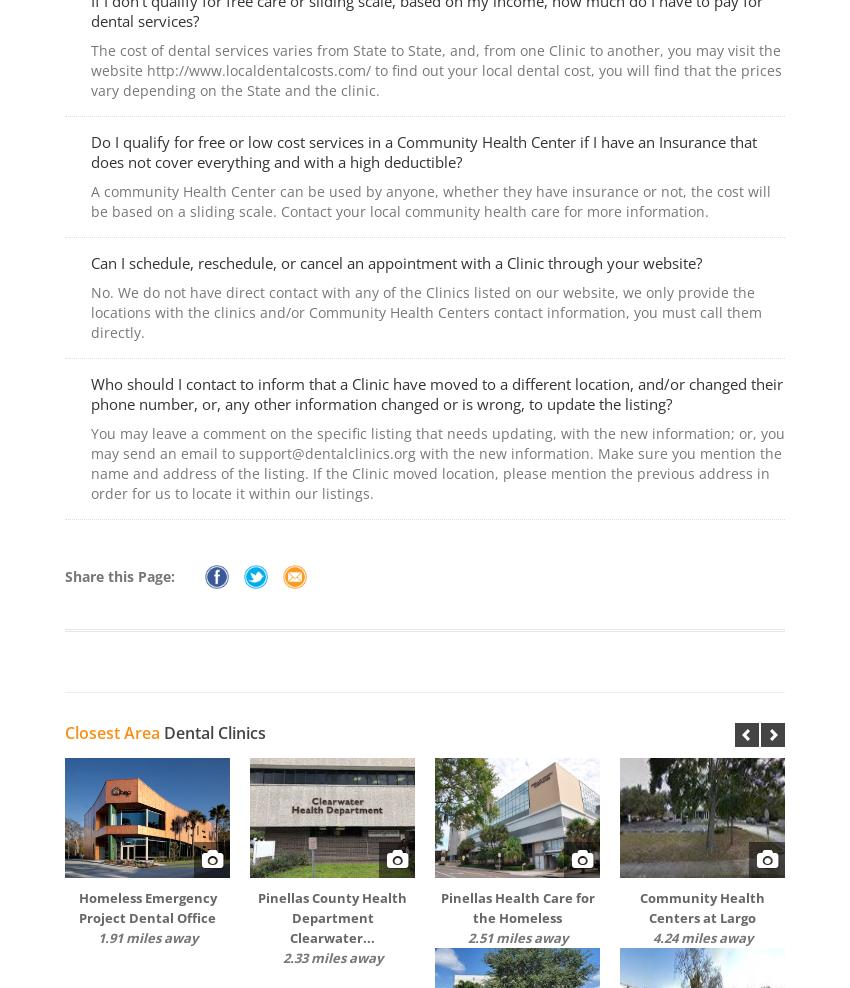 This screenshot has width=850, height=988. Describe the element at coordinates (396, 262) in the screenshot. I see `'Can I schedule, reschedule, or cancel an appointment with a Clinic through your website?'` at that location.